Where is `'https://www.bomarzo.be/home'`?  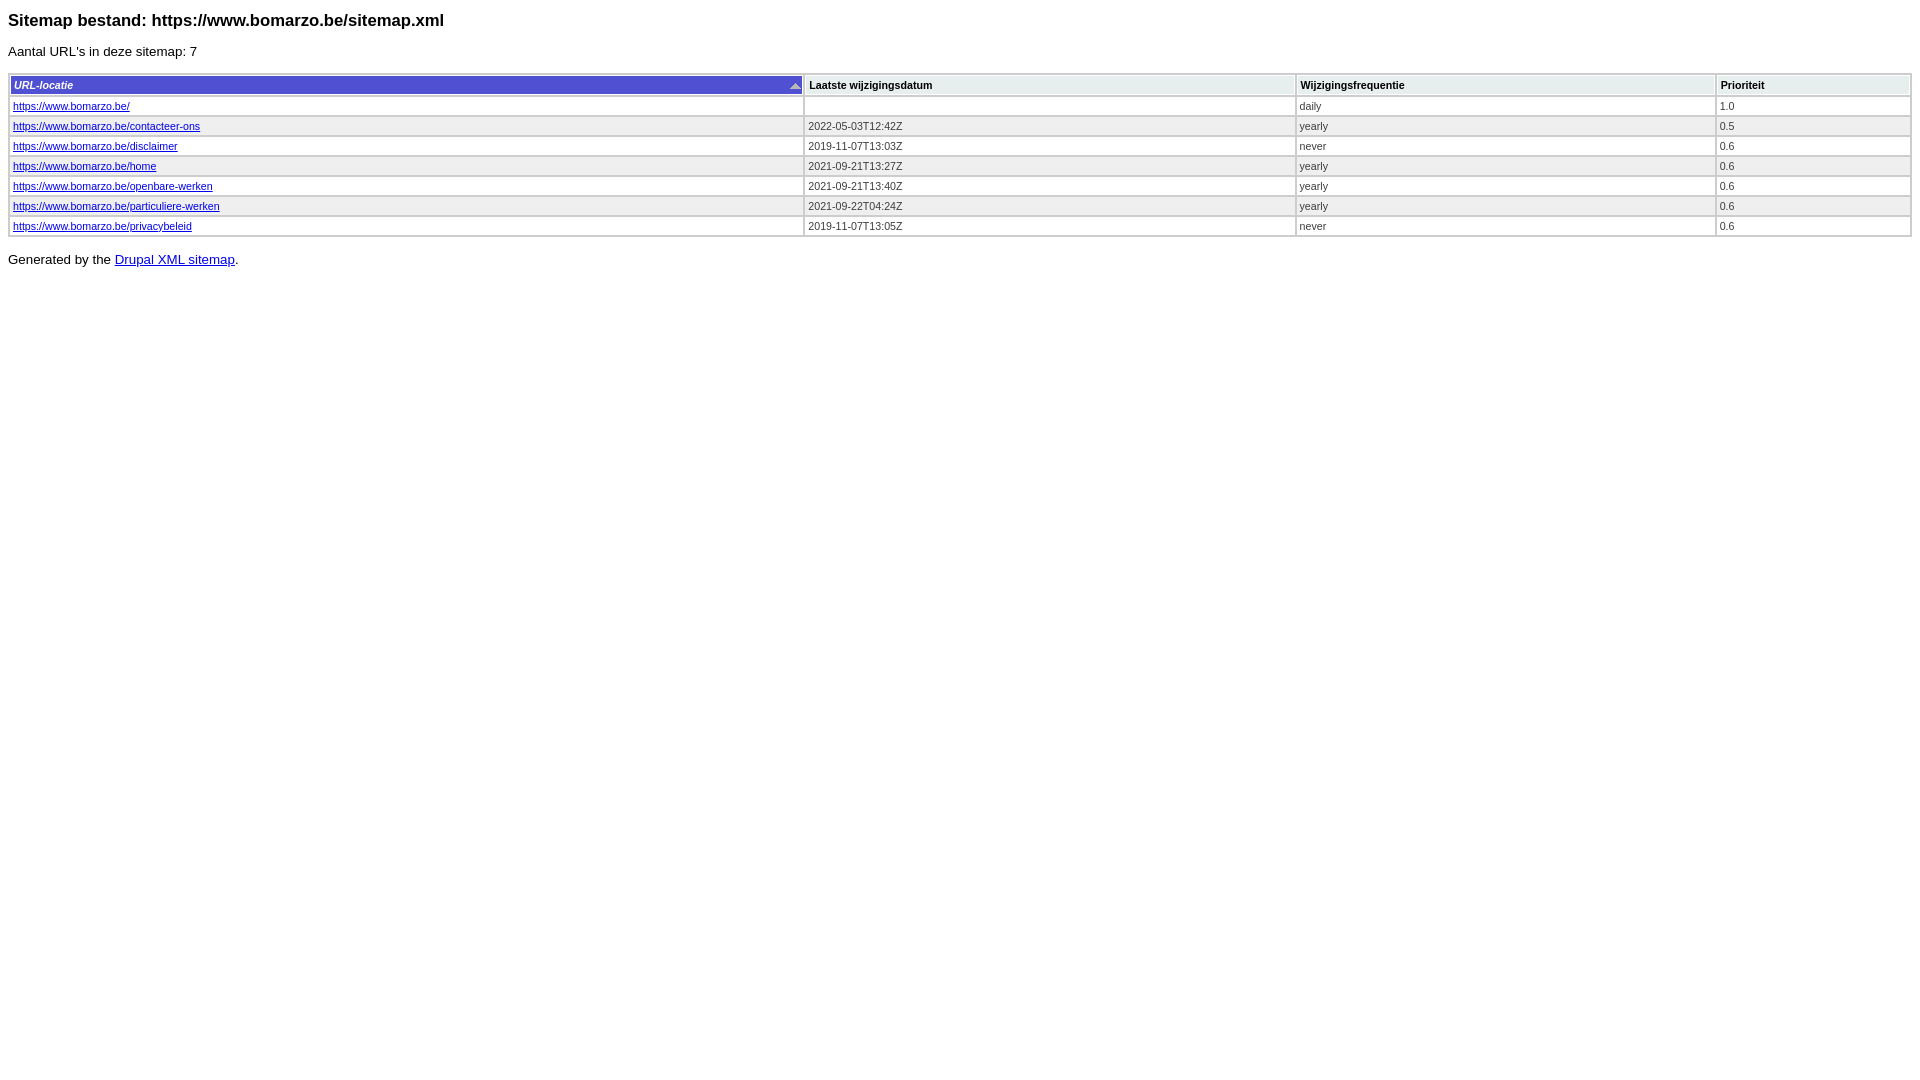 'https://www.bomarzo.be/home' is located at coordinates (13, 164).